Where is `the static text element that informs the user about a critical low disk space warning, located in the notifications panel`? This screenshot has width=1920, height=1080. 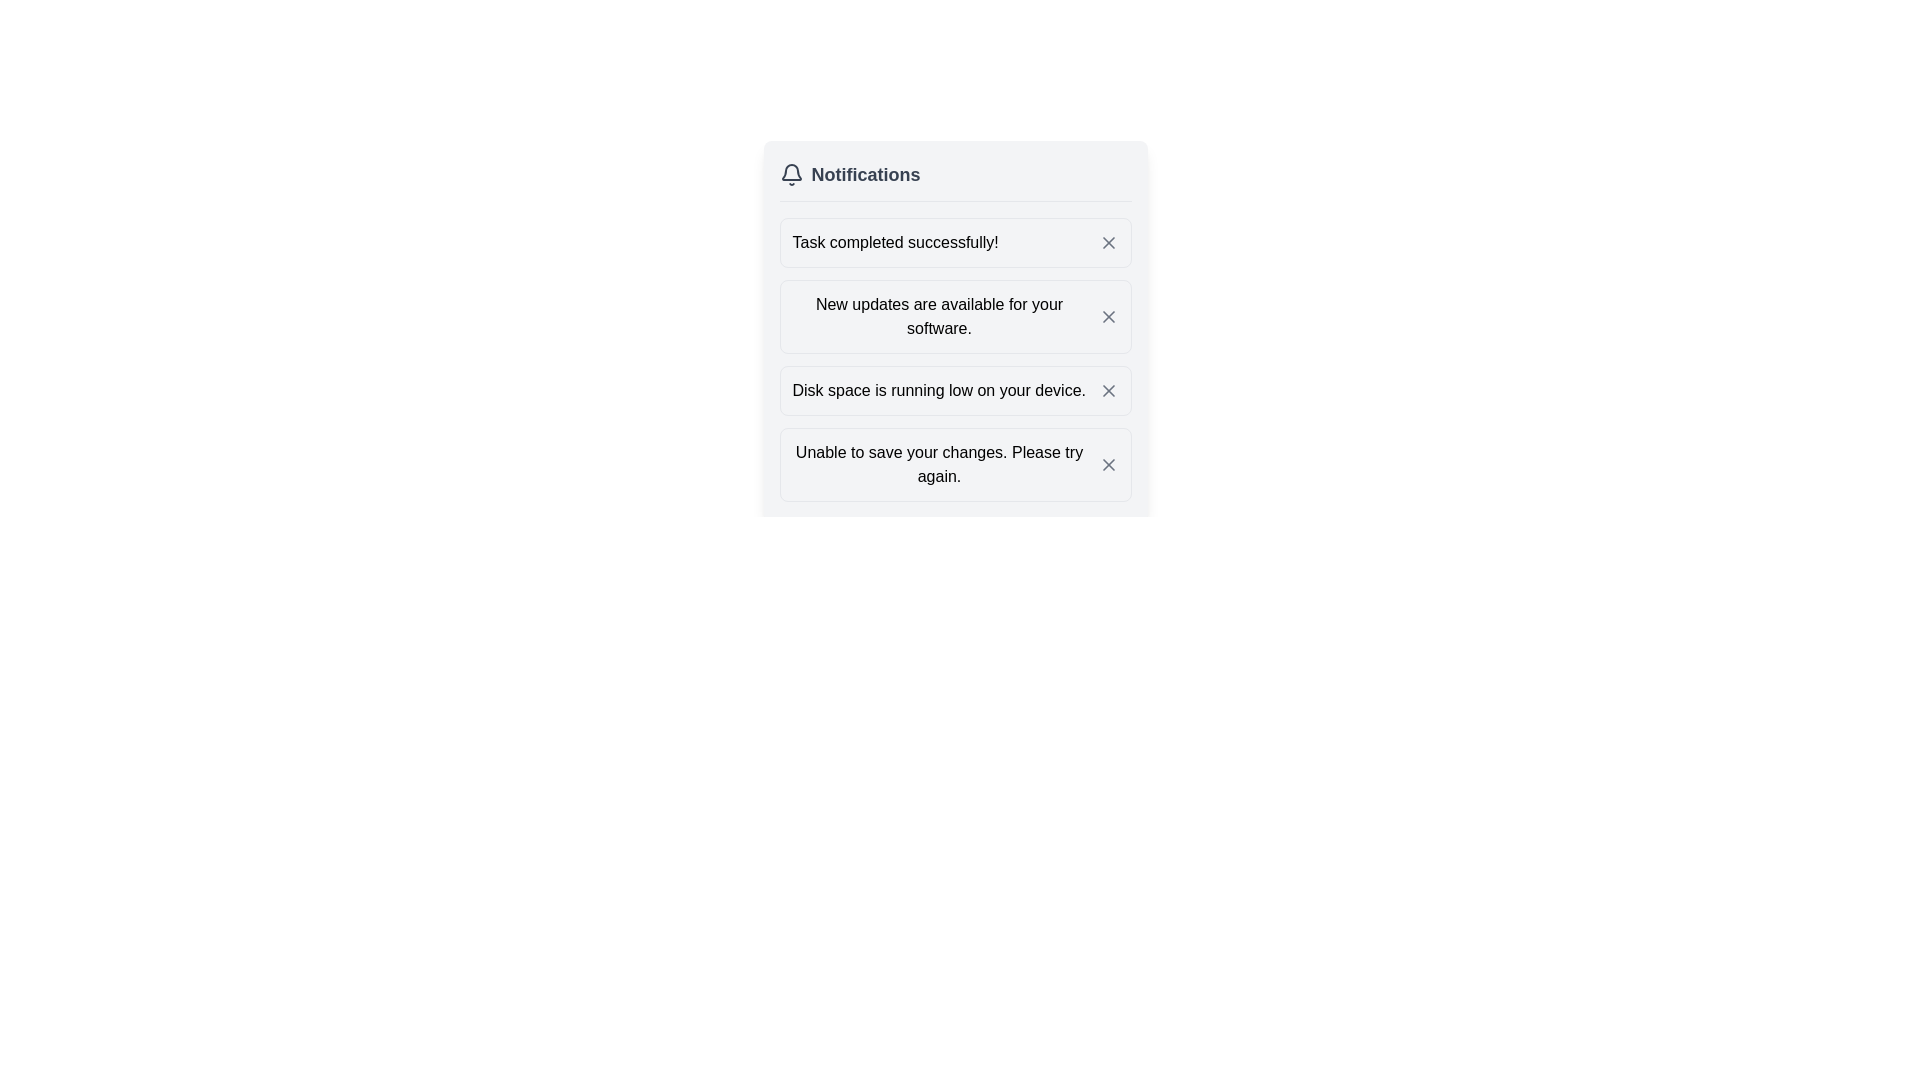
the static text element that informs the user about a critical low disk space warning, located in the notifications panel is located at coordinates (938, 390).